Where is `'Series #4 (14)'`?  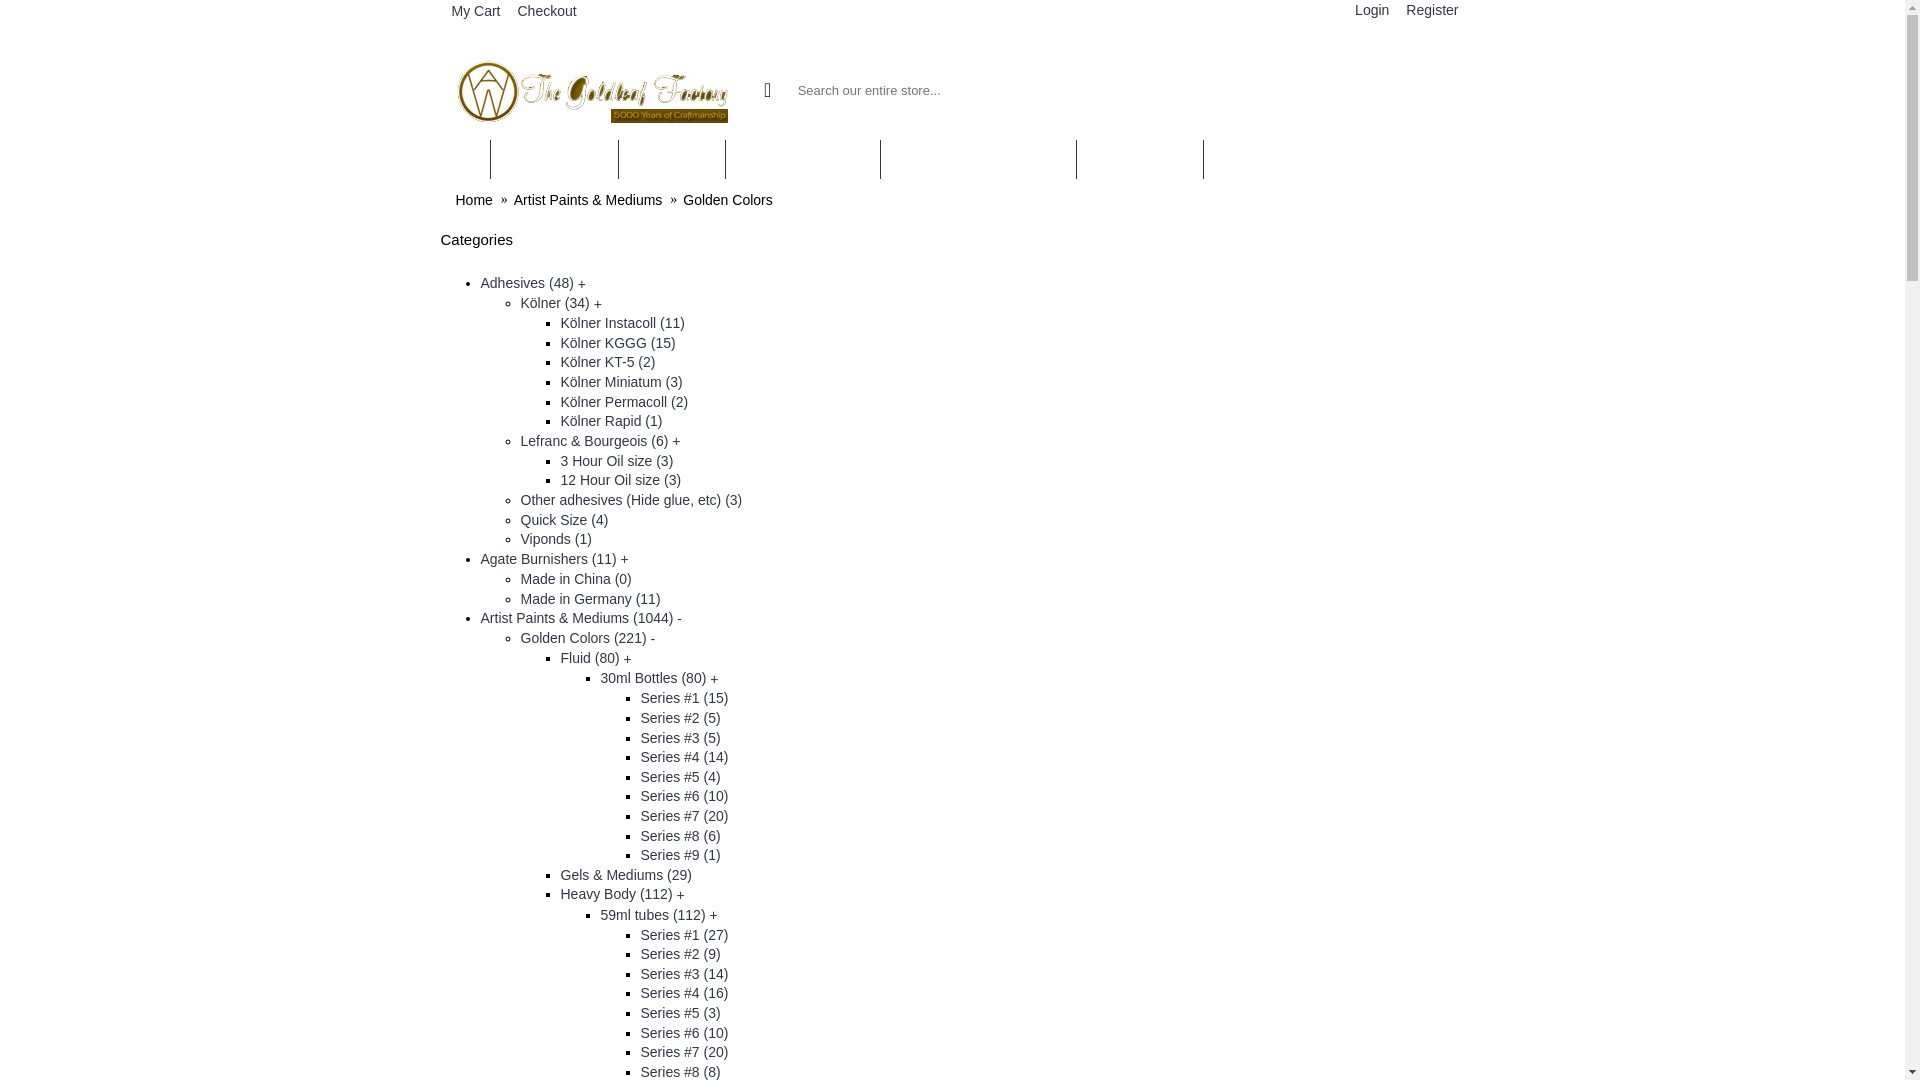 'Series #4 (14)' is located at coordinates (683, 756).